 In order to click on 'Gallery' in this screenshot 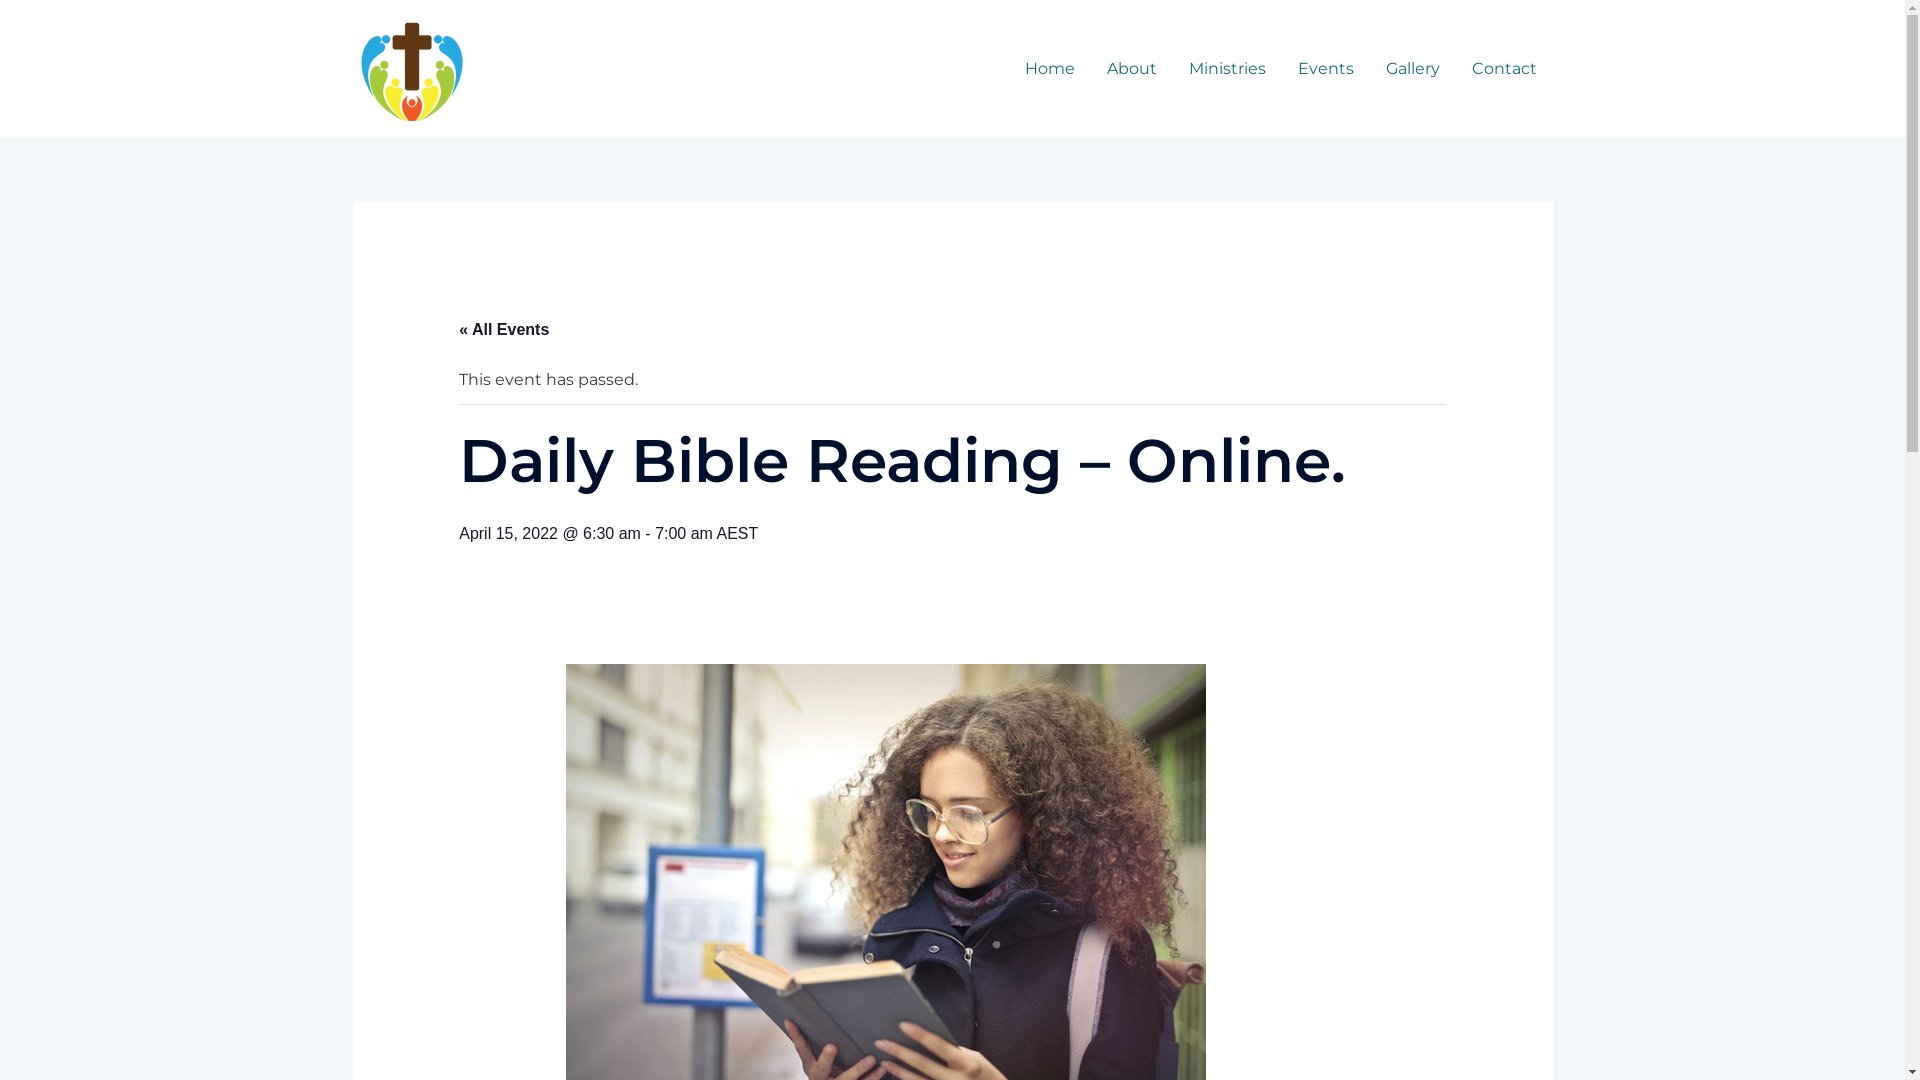, I will do `click(1411, 68)`.